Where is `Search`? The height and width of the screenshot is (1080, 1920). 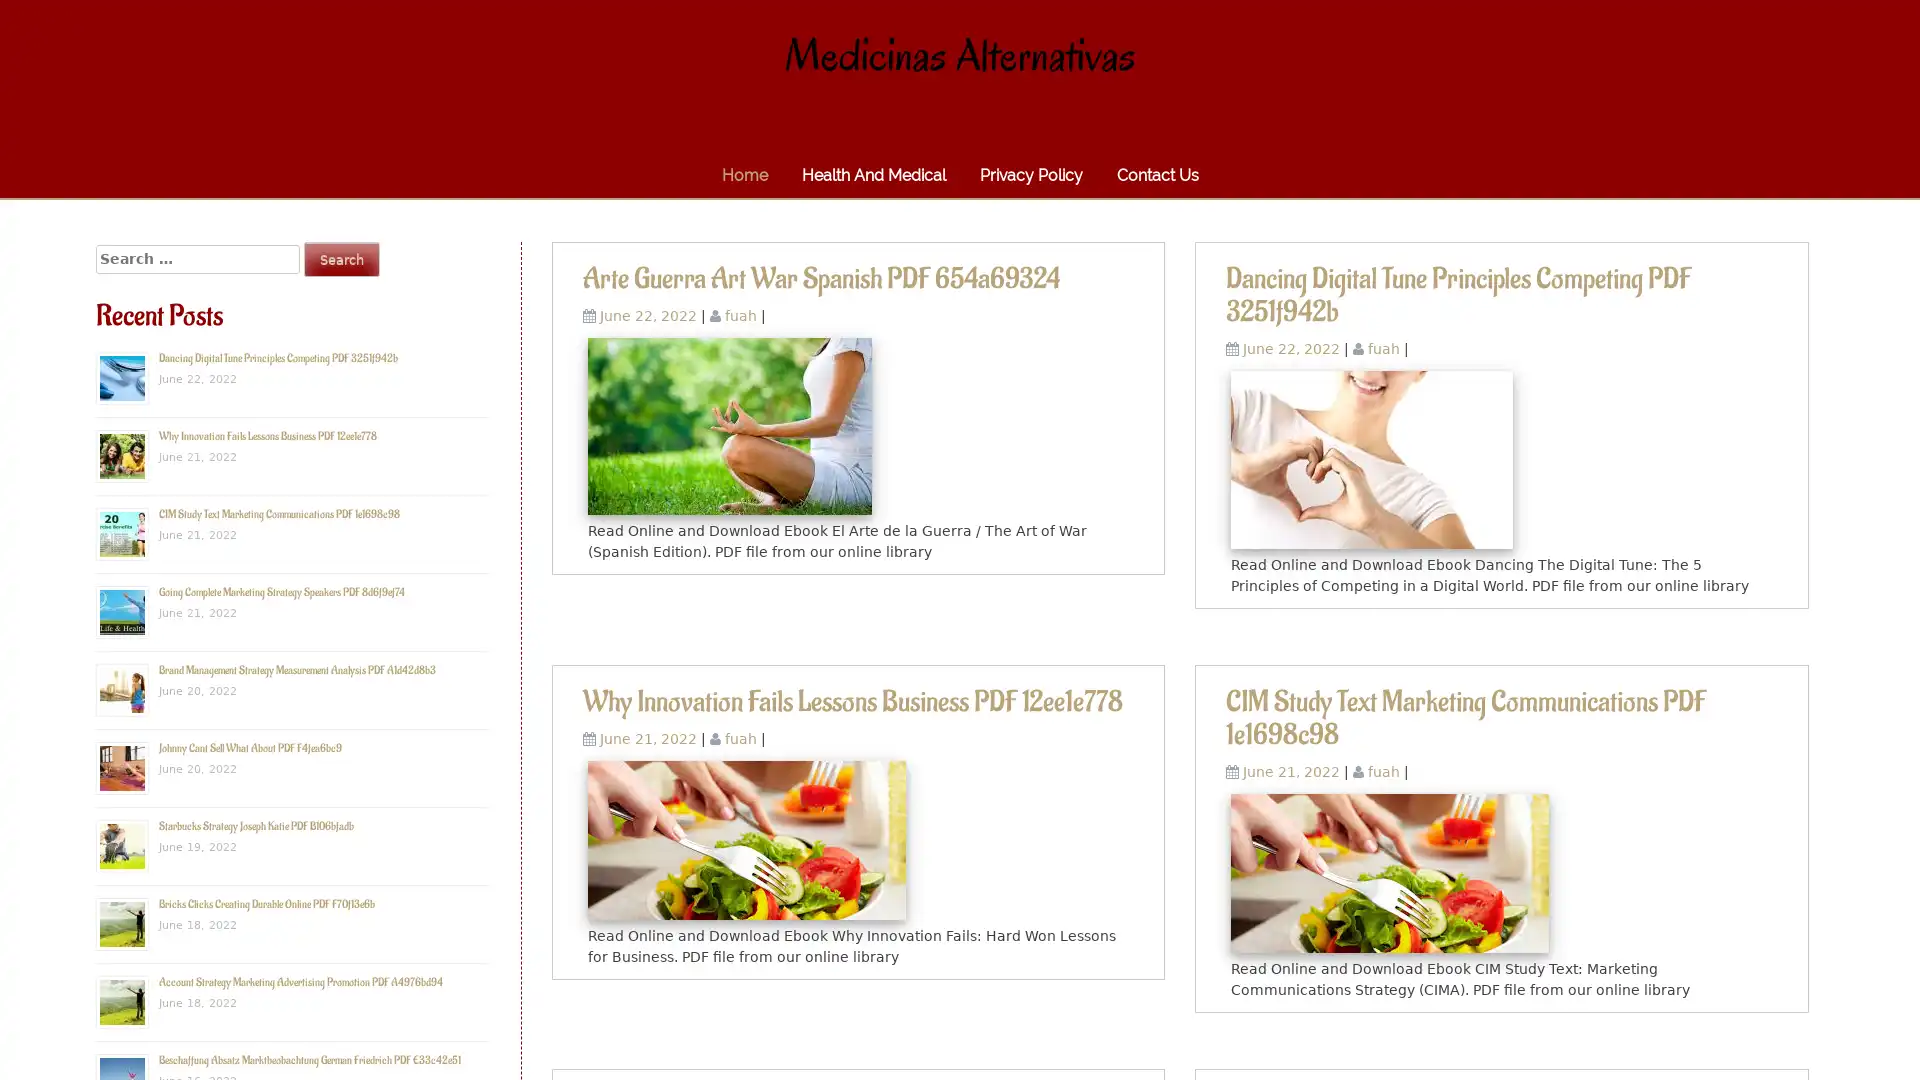 Search is located at coordinates (341, 258).